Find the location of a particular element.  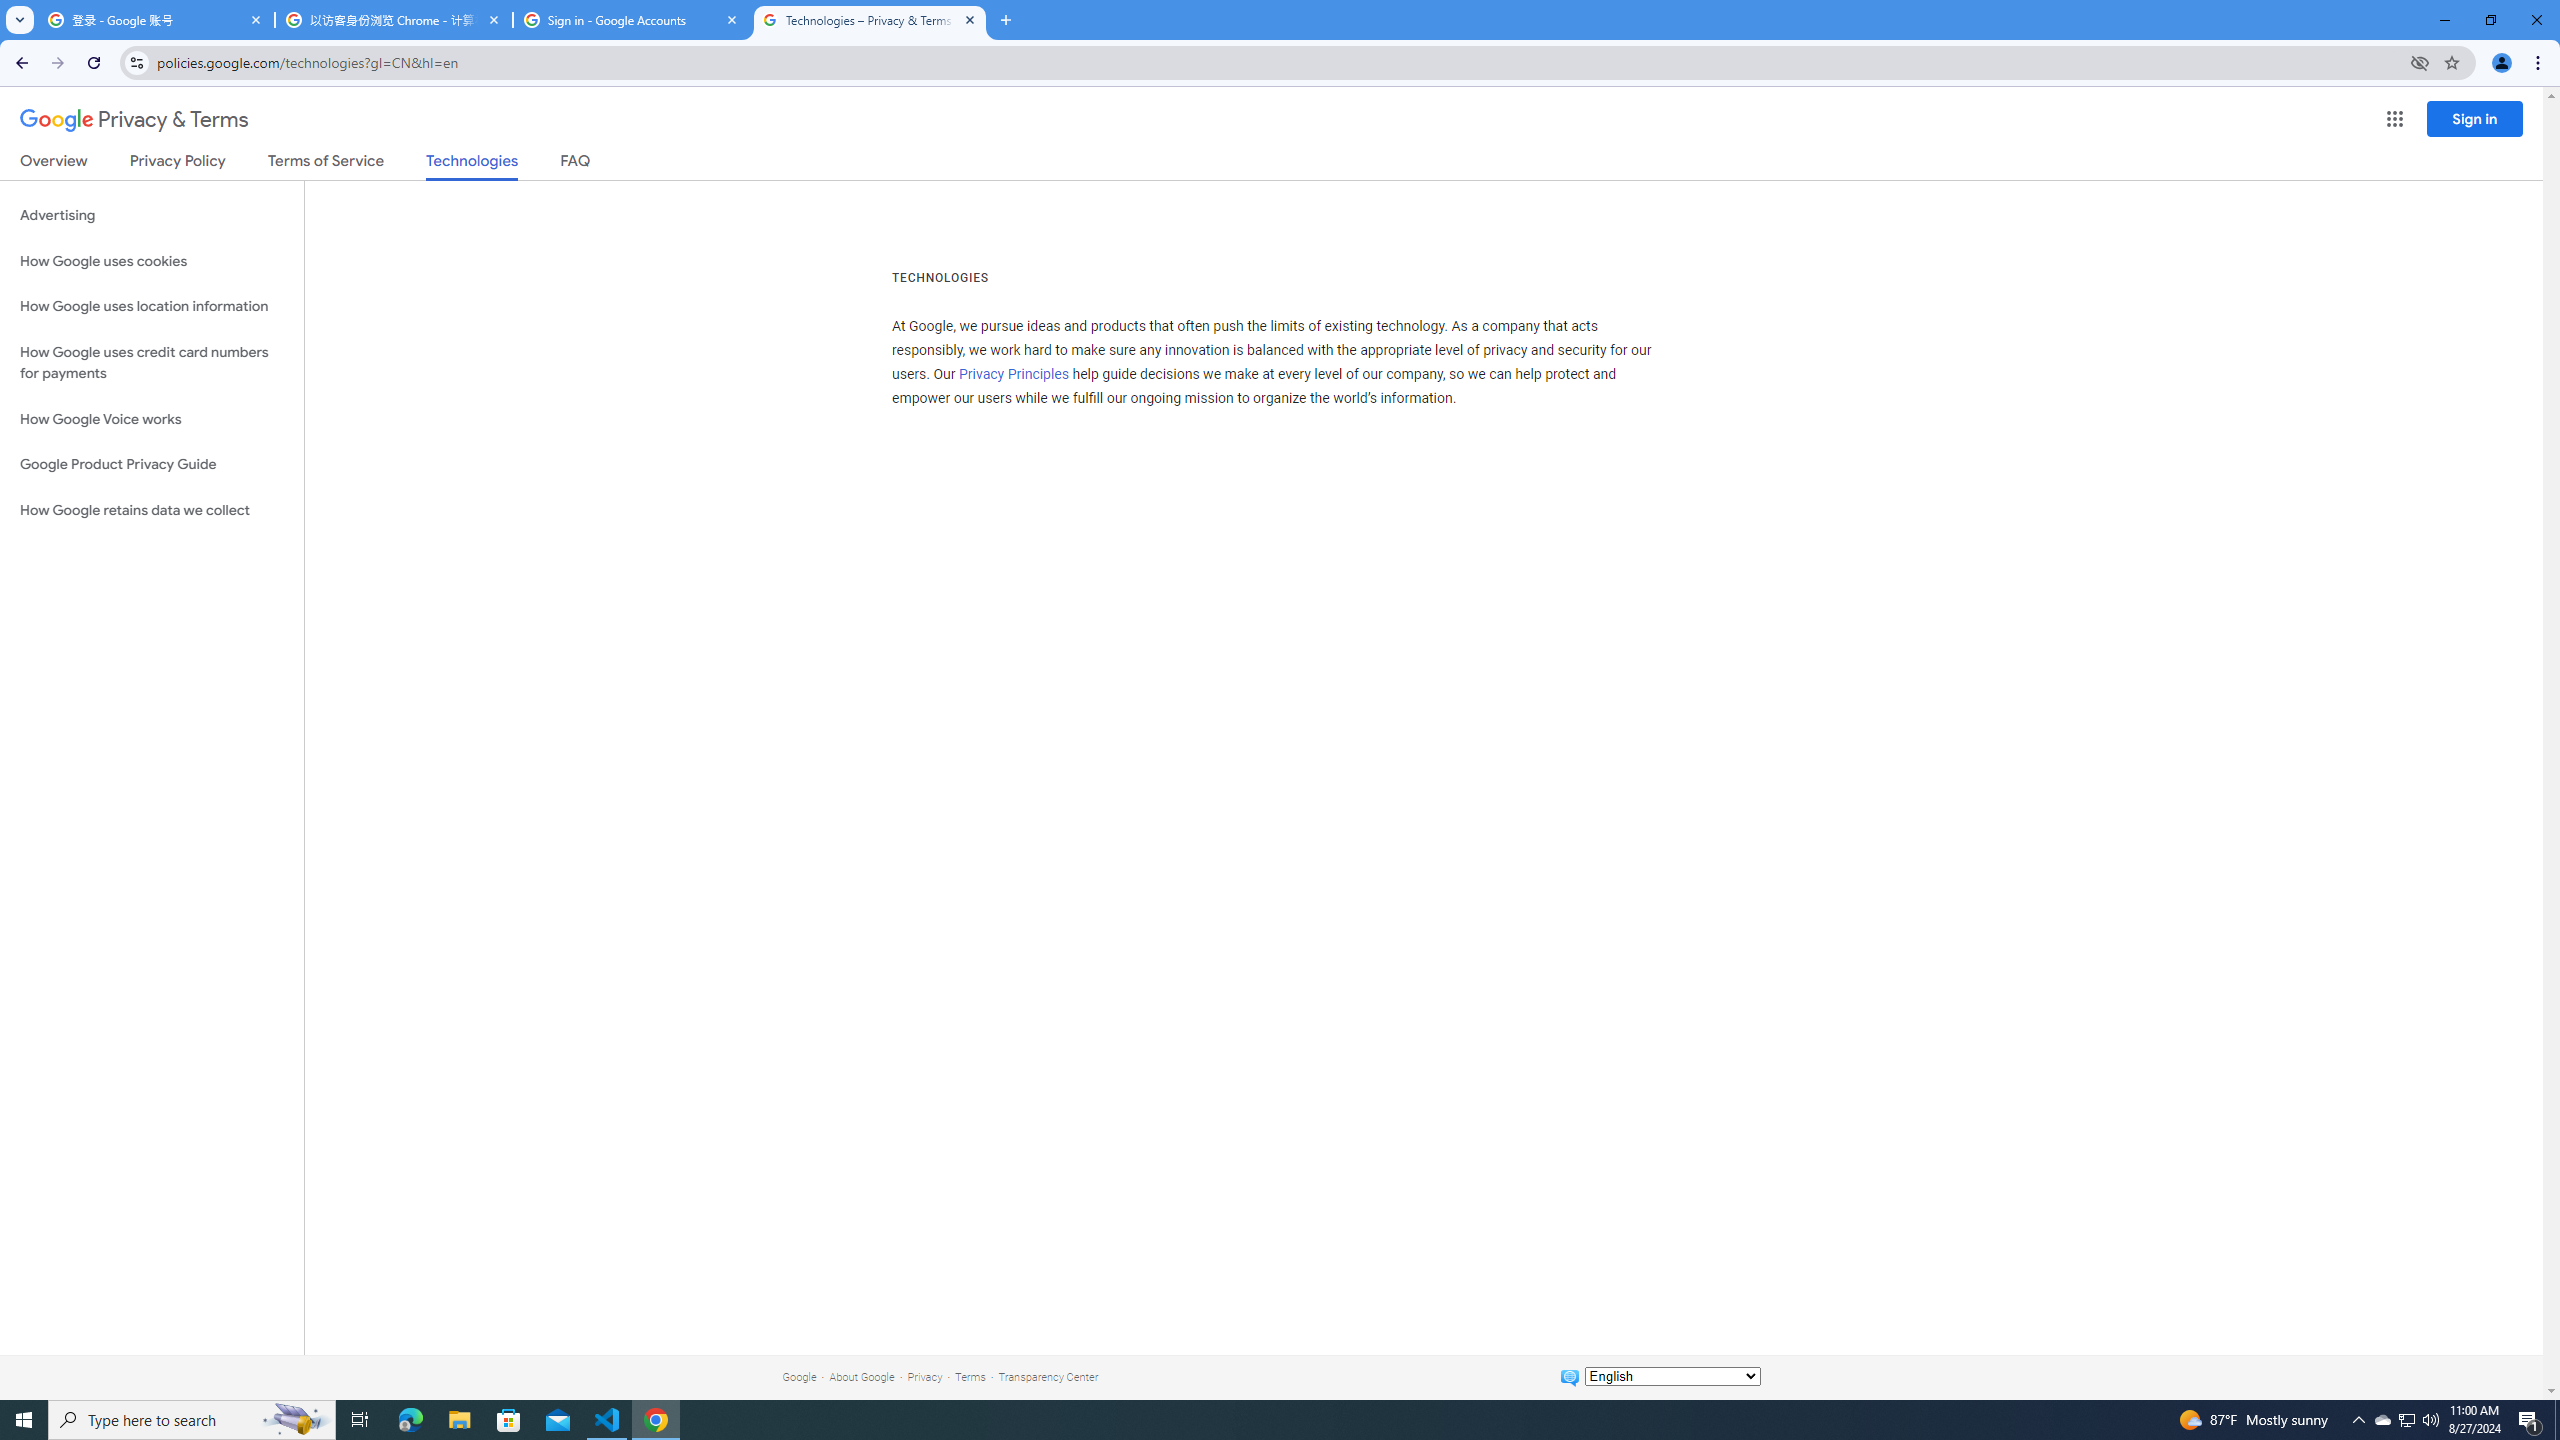

'Change language:' is located at coordinates (1671, 1374).